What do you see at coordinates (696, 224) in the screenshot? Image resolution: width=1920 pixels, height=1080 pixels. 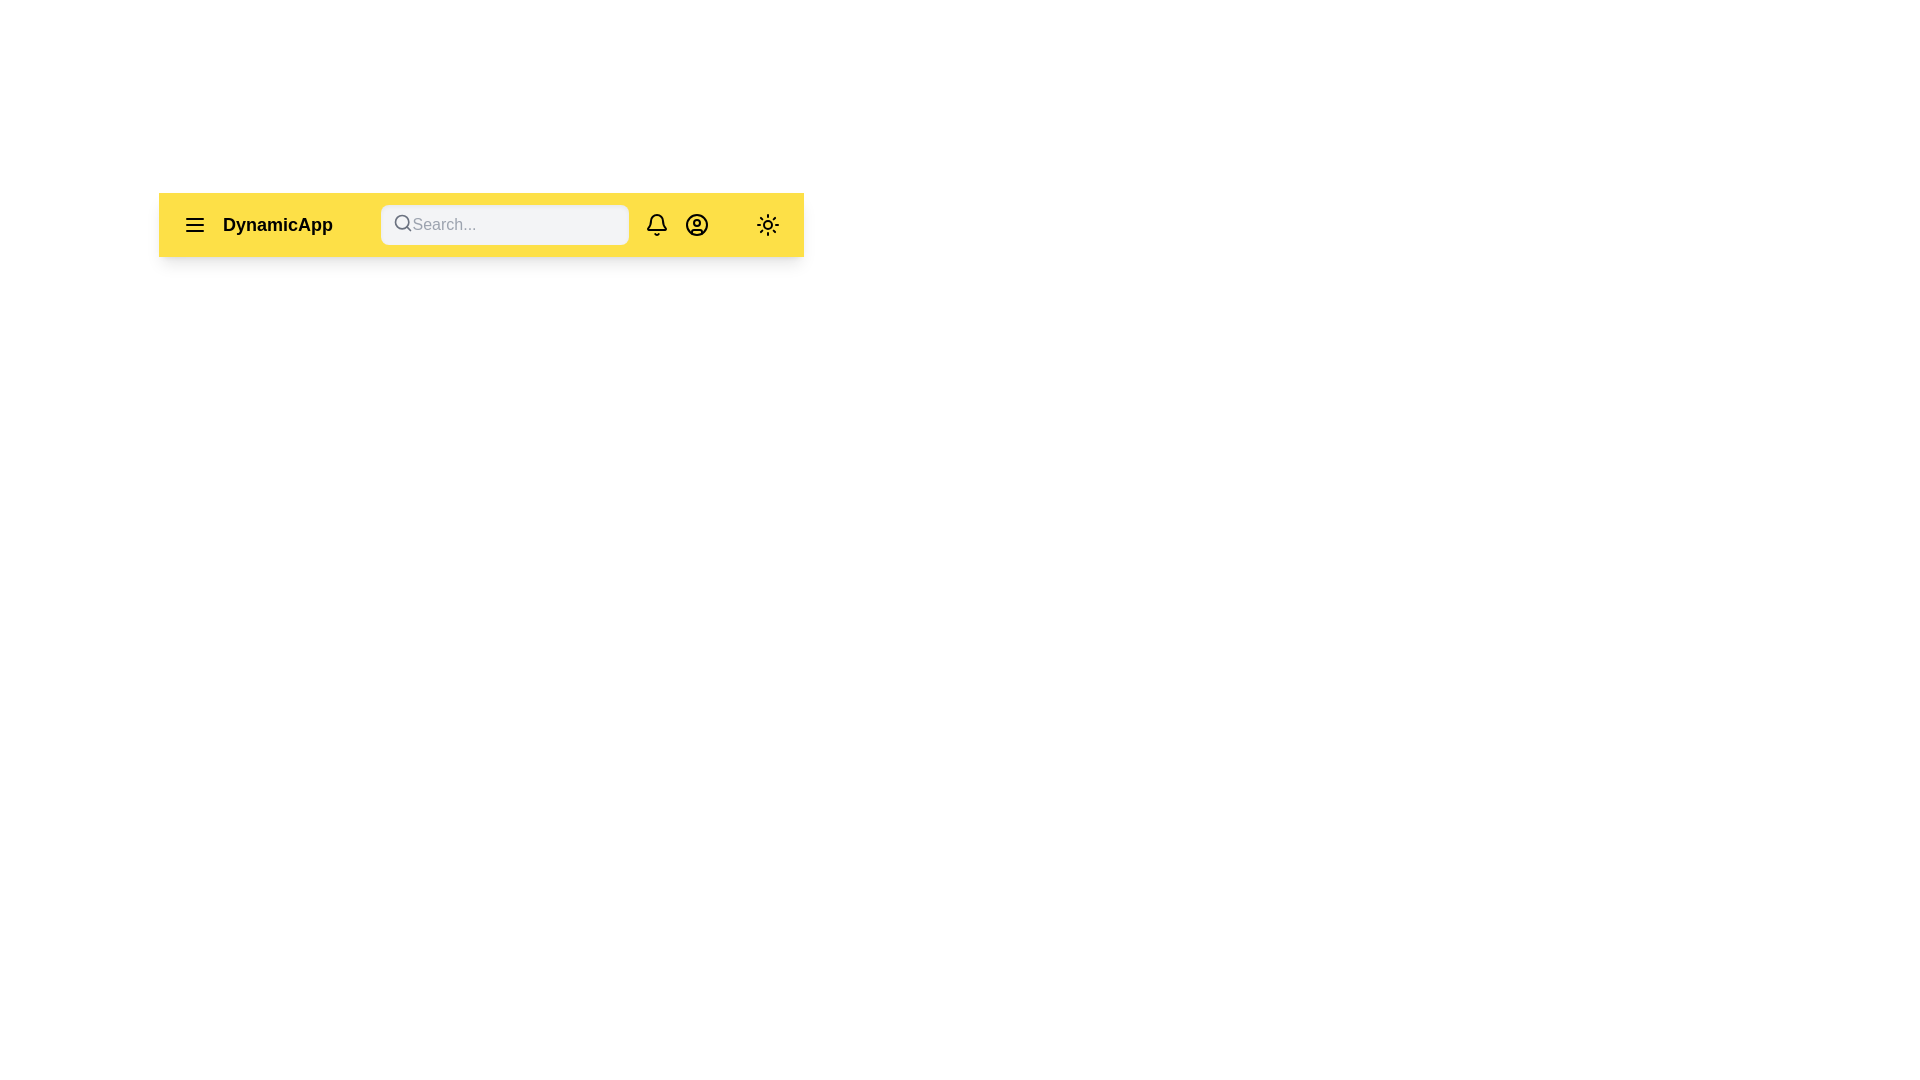 I see `the user profile icon` at bounding box center [696, 224].